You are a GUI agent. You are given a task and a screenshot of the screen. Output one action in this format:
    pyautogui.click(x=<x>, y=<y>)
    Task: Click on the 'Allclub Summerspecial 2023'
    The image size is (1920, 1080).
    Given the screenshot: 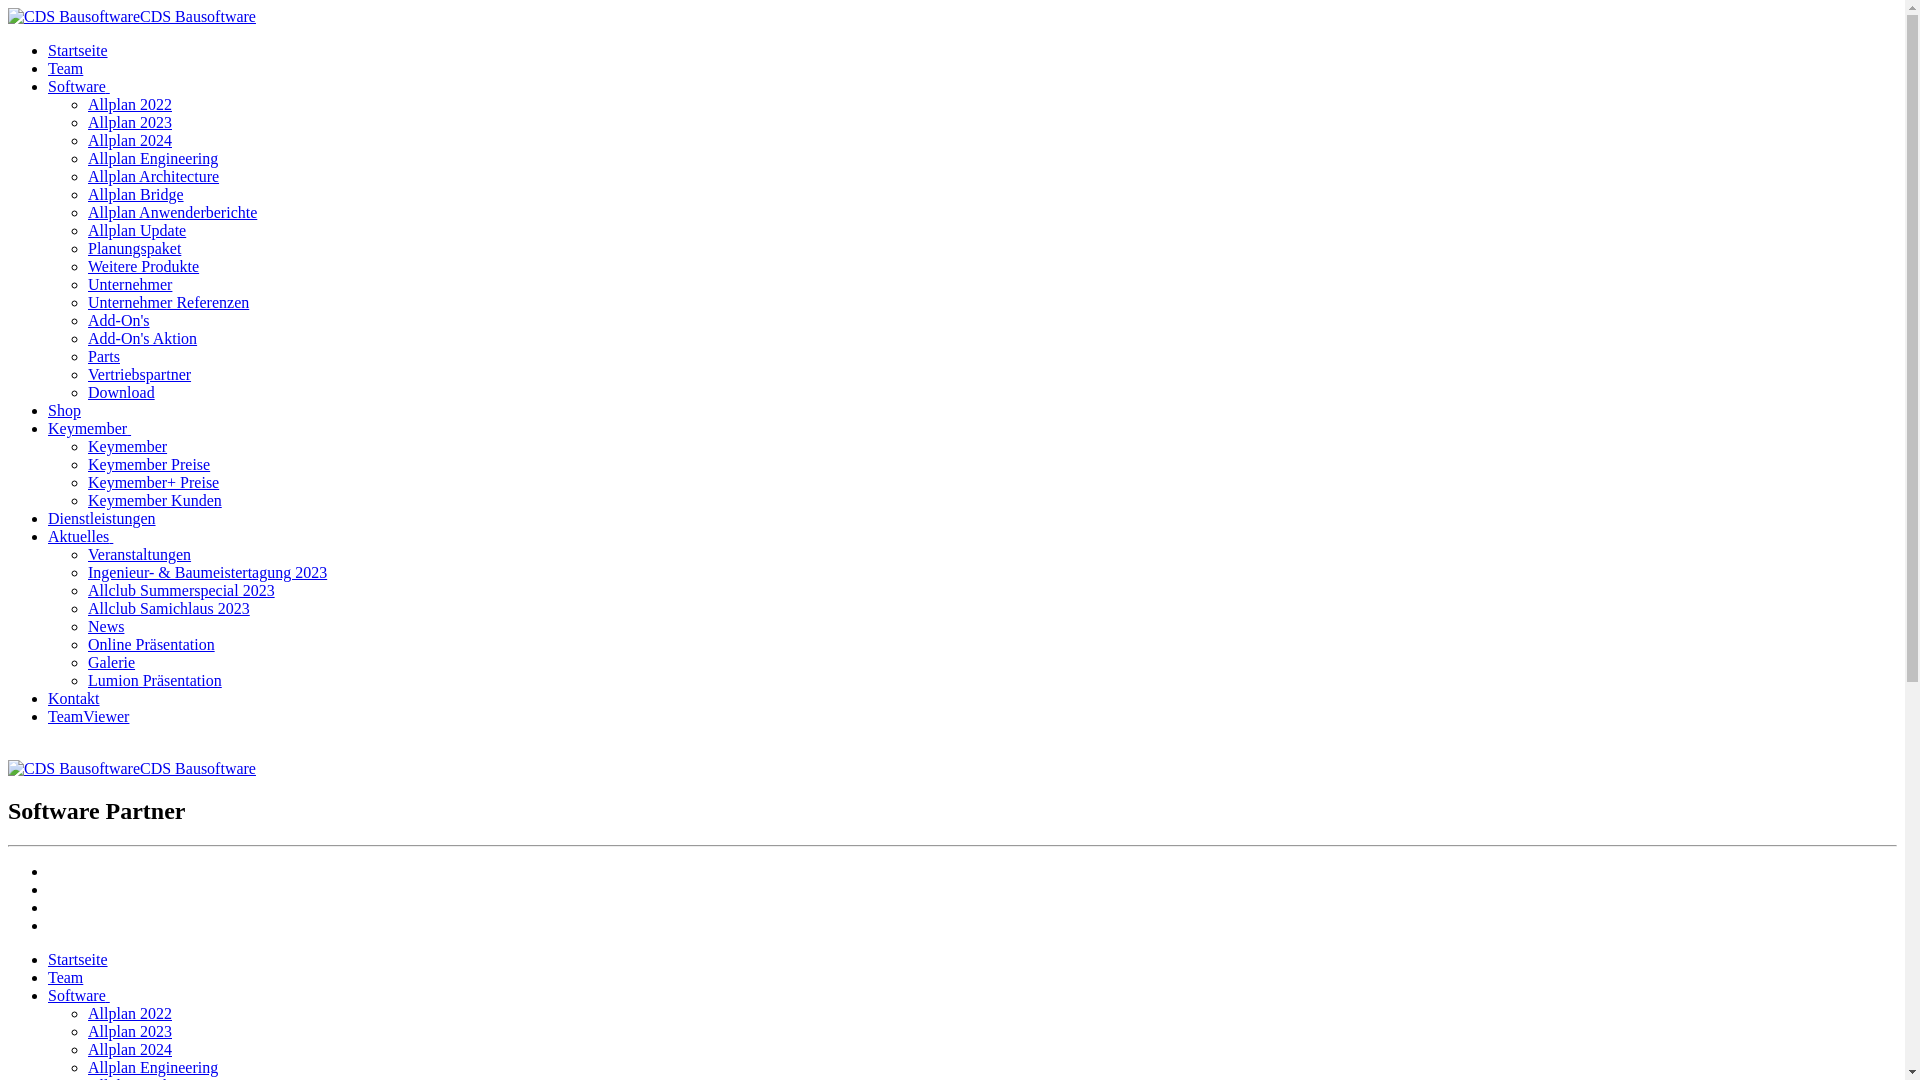 What is the action you would take?
    pyautogui.click(x=181, y=589)
    